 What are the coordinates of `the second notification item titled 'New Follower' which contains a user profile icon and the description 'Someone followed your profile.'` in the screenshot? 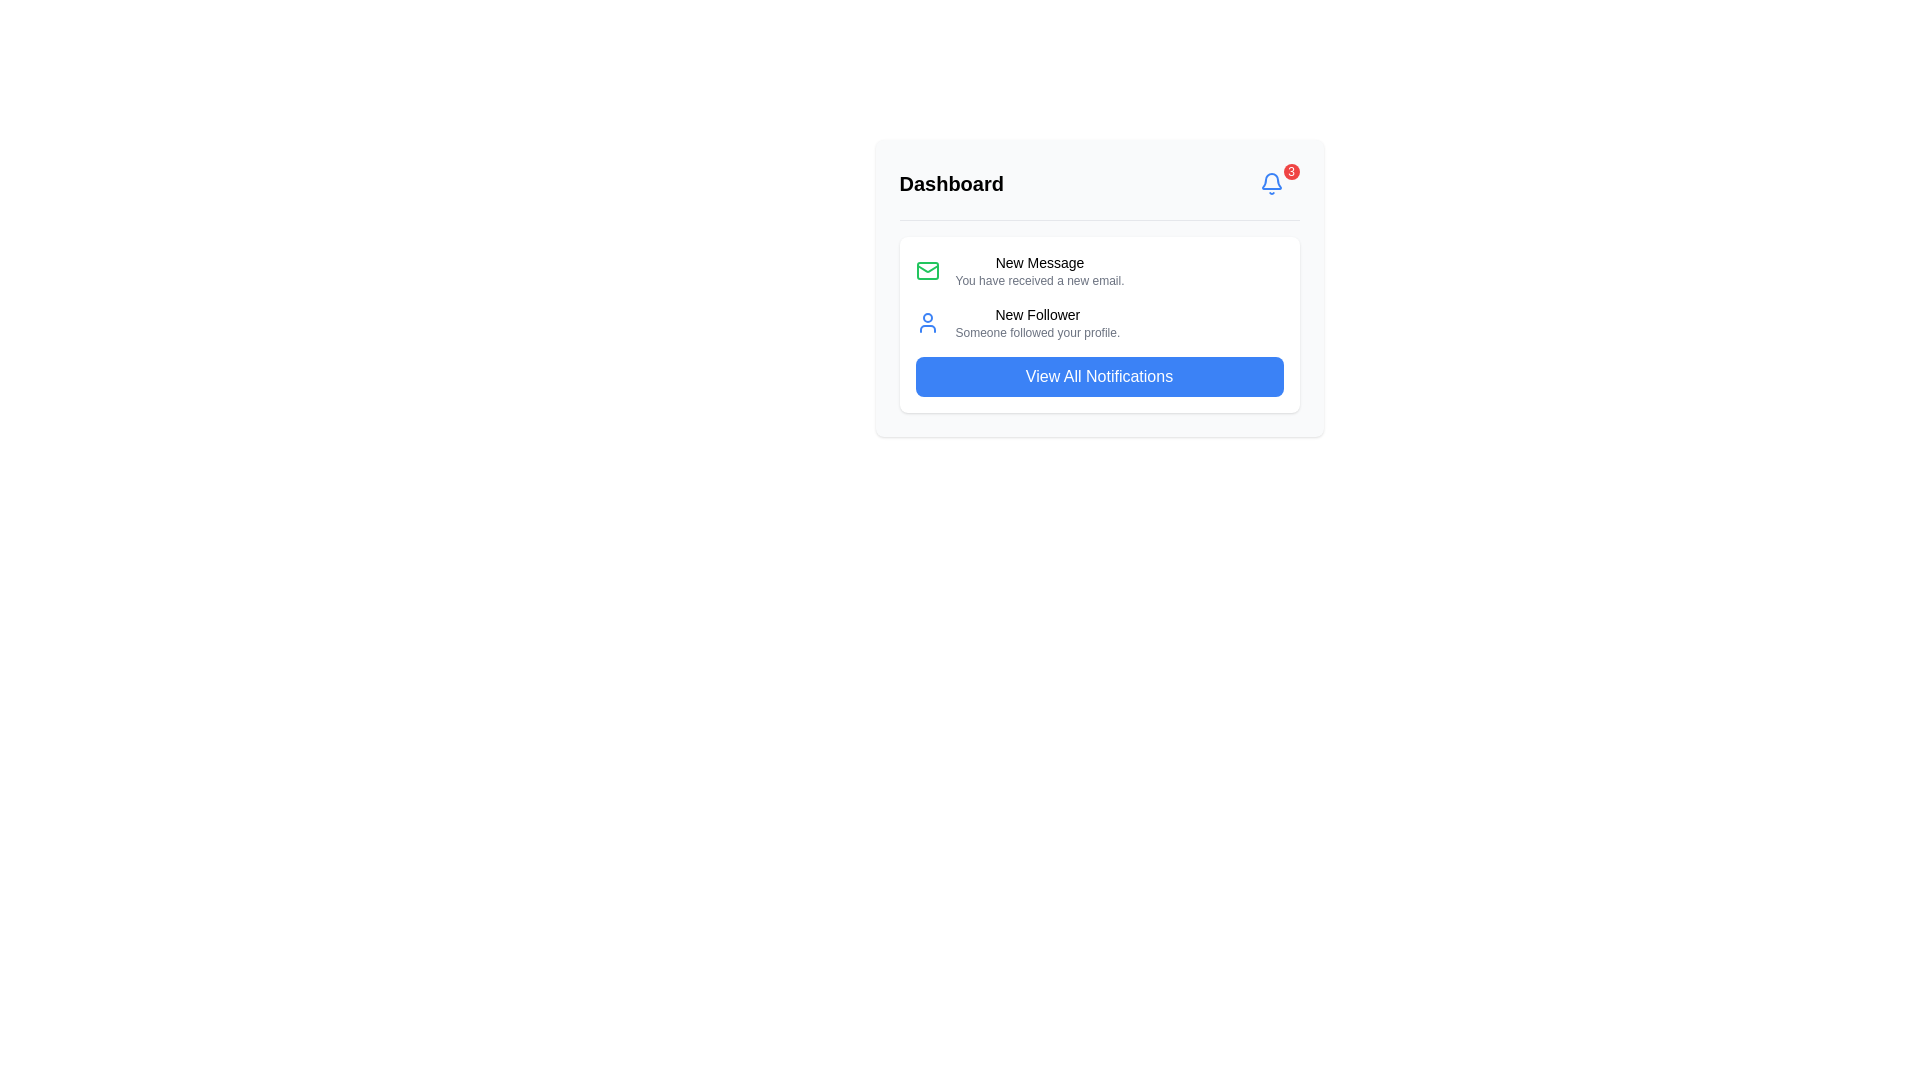 It's located at (1098, 322).